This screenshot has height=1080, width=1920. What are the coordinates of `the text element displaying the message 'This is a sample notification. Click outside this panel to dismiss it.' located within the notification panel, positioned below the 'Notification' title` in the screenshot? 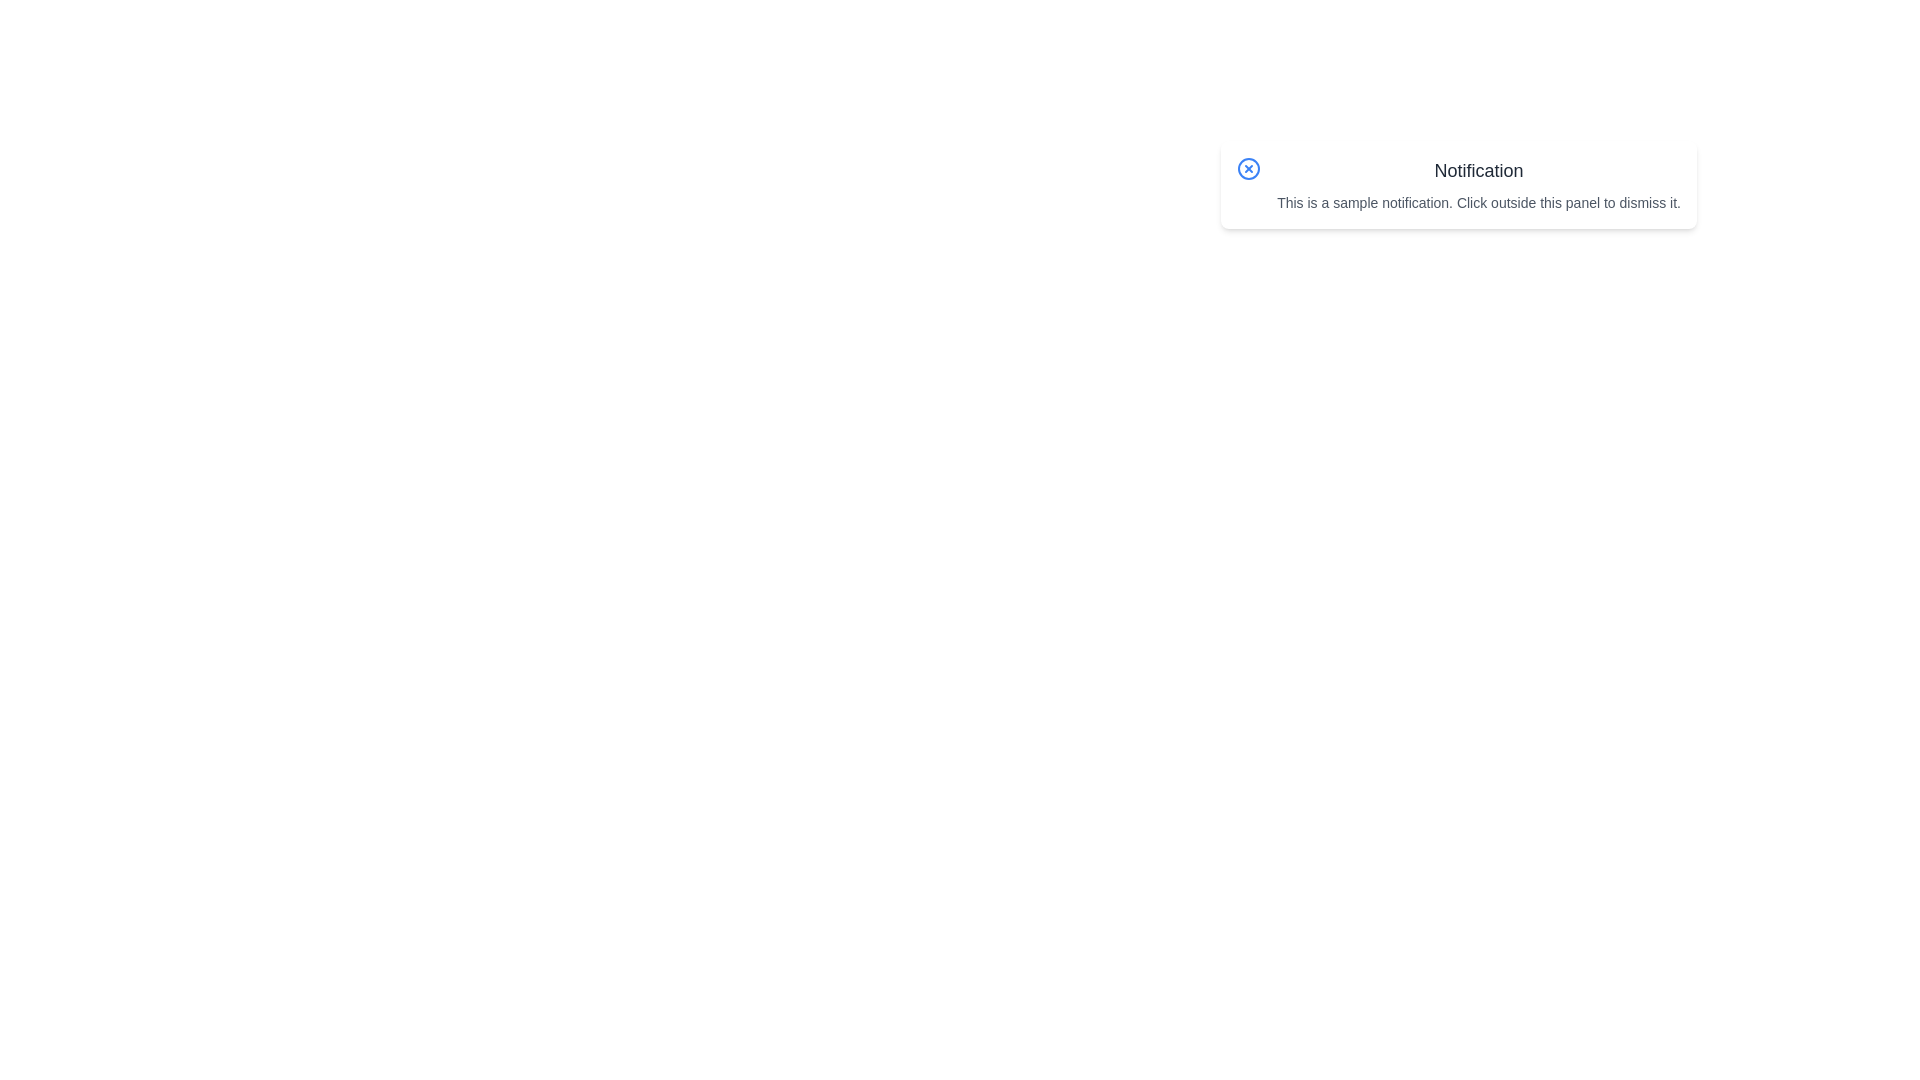 It's located at (1479, 203).